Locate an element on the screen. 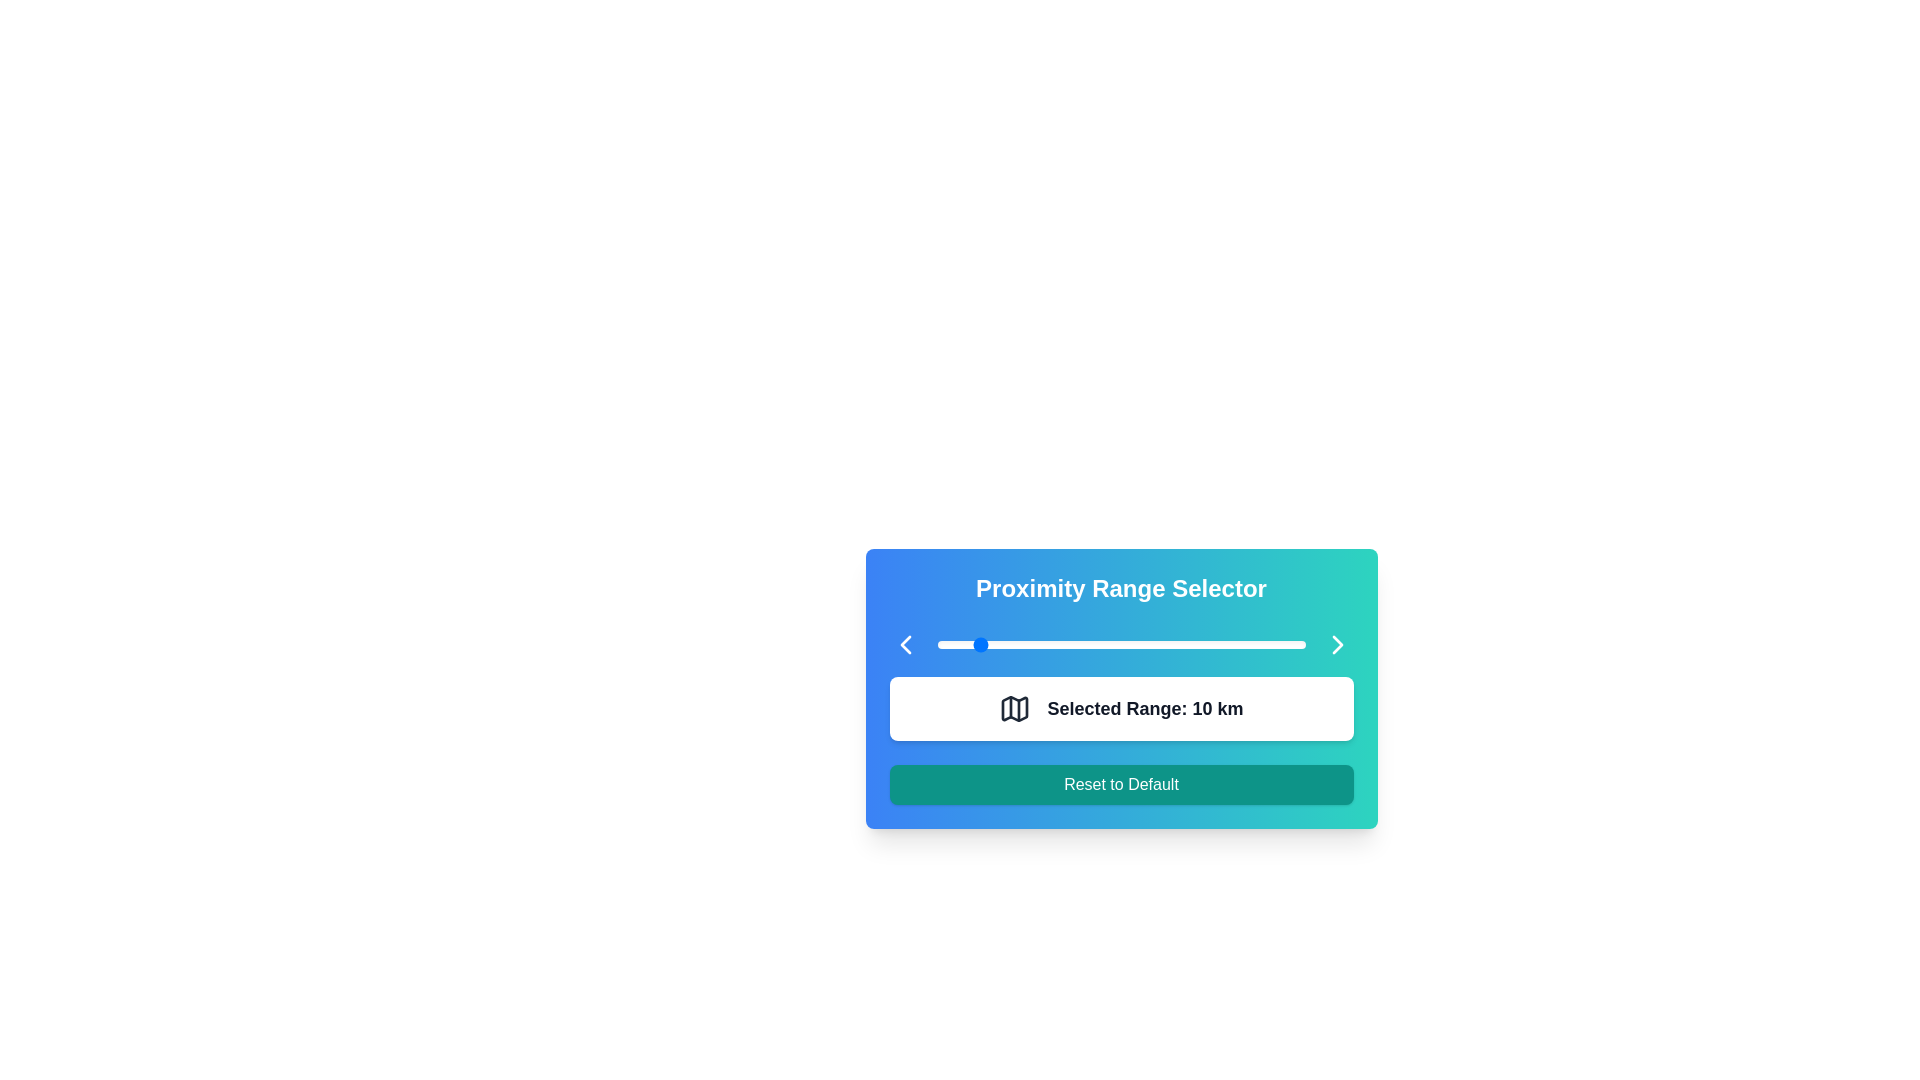 This screenshot has height=1080, width=1920. the proximity range is located at coordinates (1275, 644).